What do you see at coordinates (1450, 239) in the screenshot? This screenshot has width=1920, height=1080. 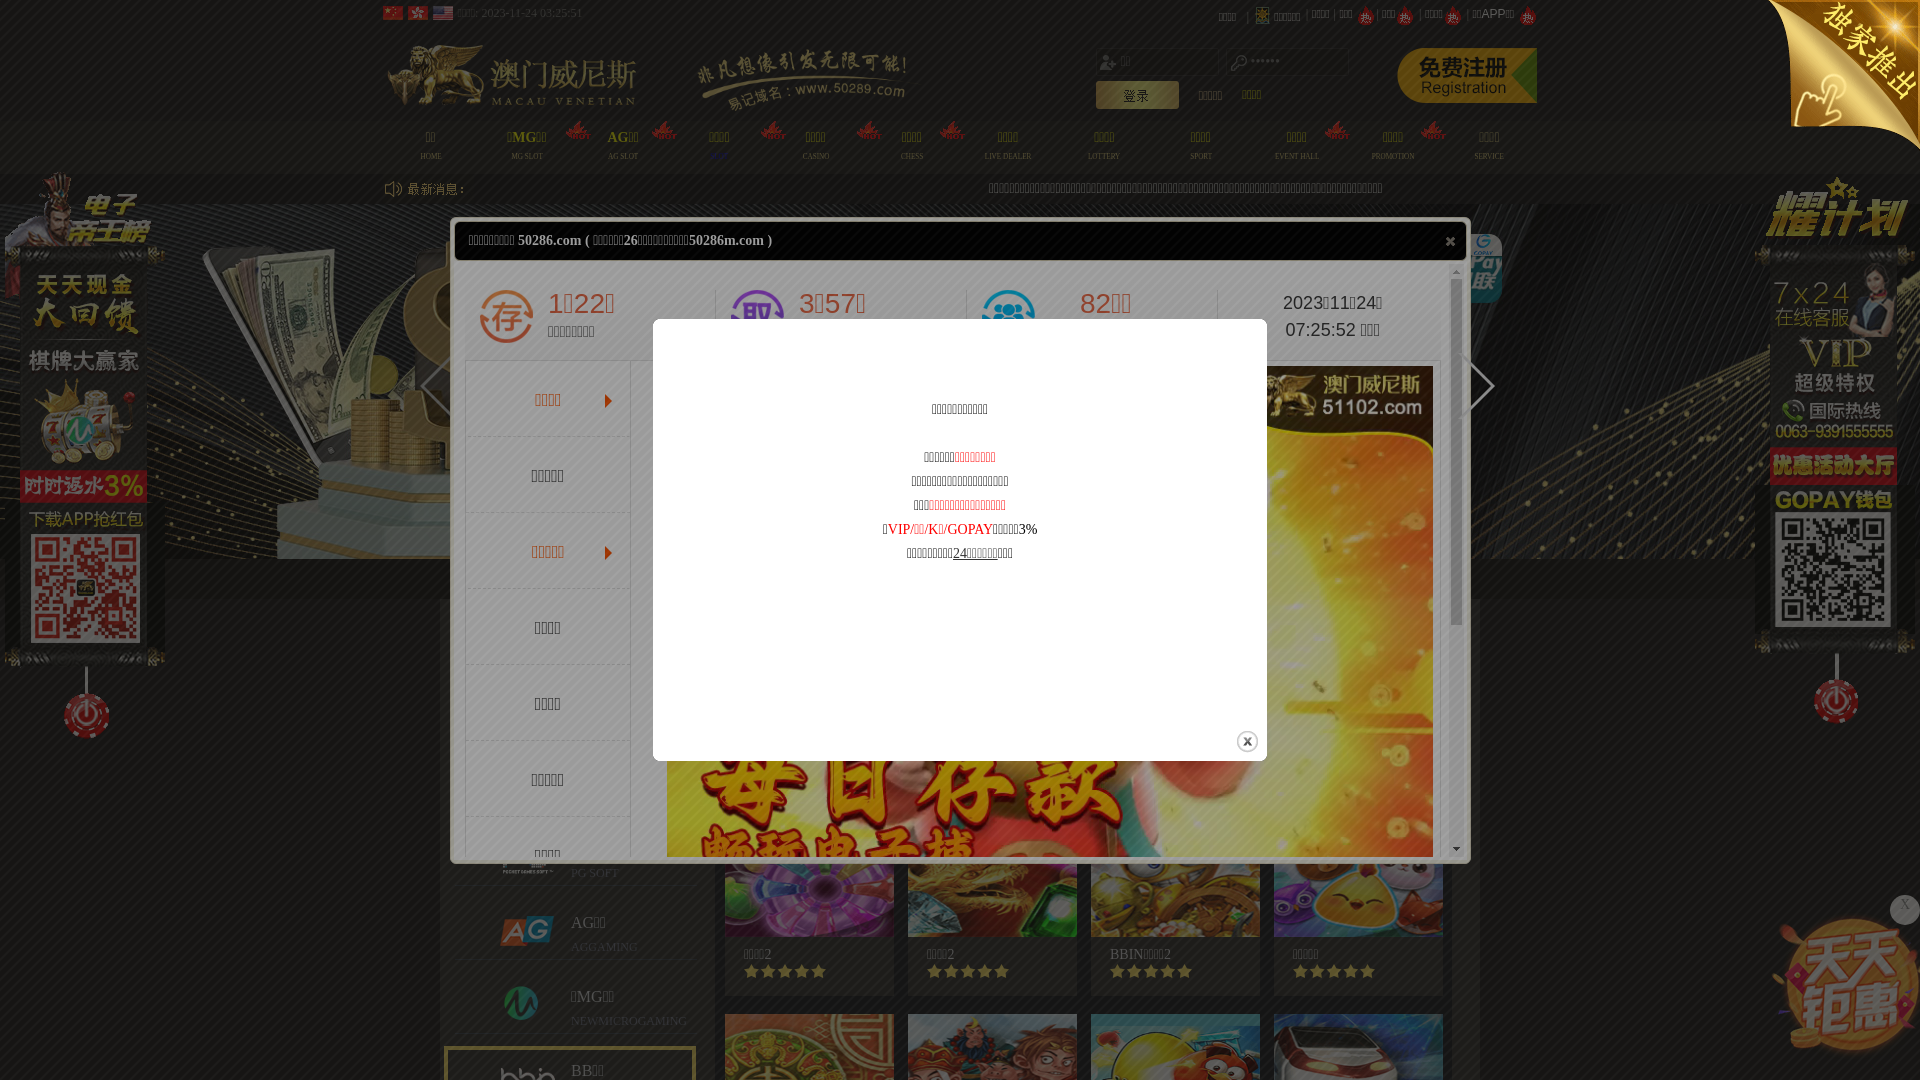 I see `'close'` at bounding box center [1450, 239].